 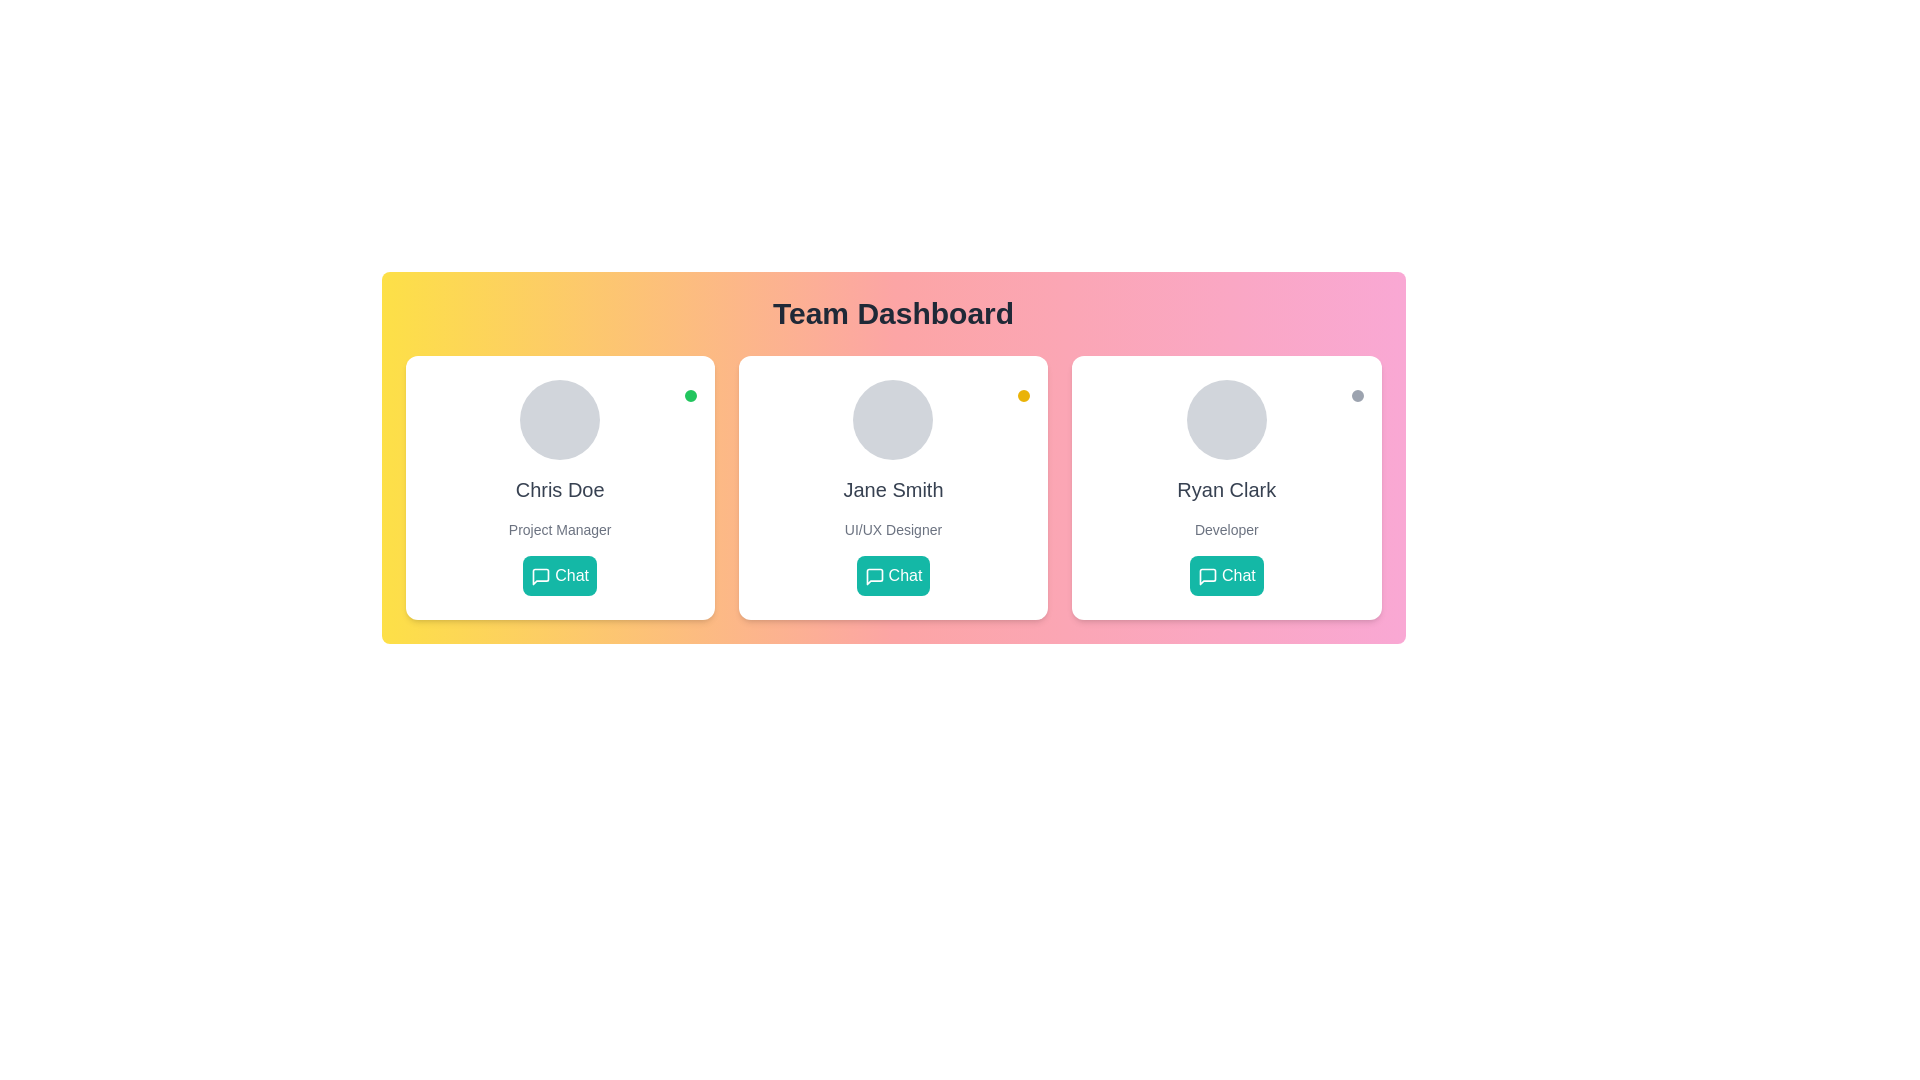 What do you see at coordinates (1357, 396) in the screenshot?
I see `the status indicator badge located at the top-right corner of the panel containing information about 'Ryan Clark', above the text 'Developer', and next to the rounded profile placeholder` at bounding box center [1357, 396].